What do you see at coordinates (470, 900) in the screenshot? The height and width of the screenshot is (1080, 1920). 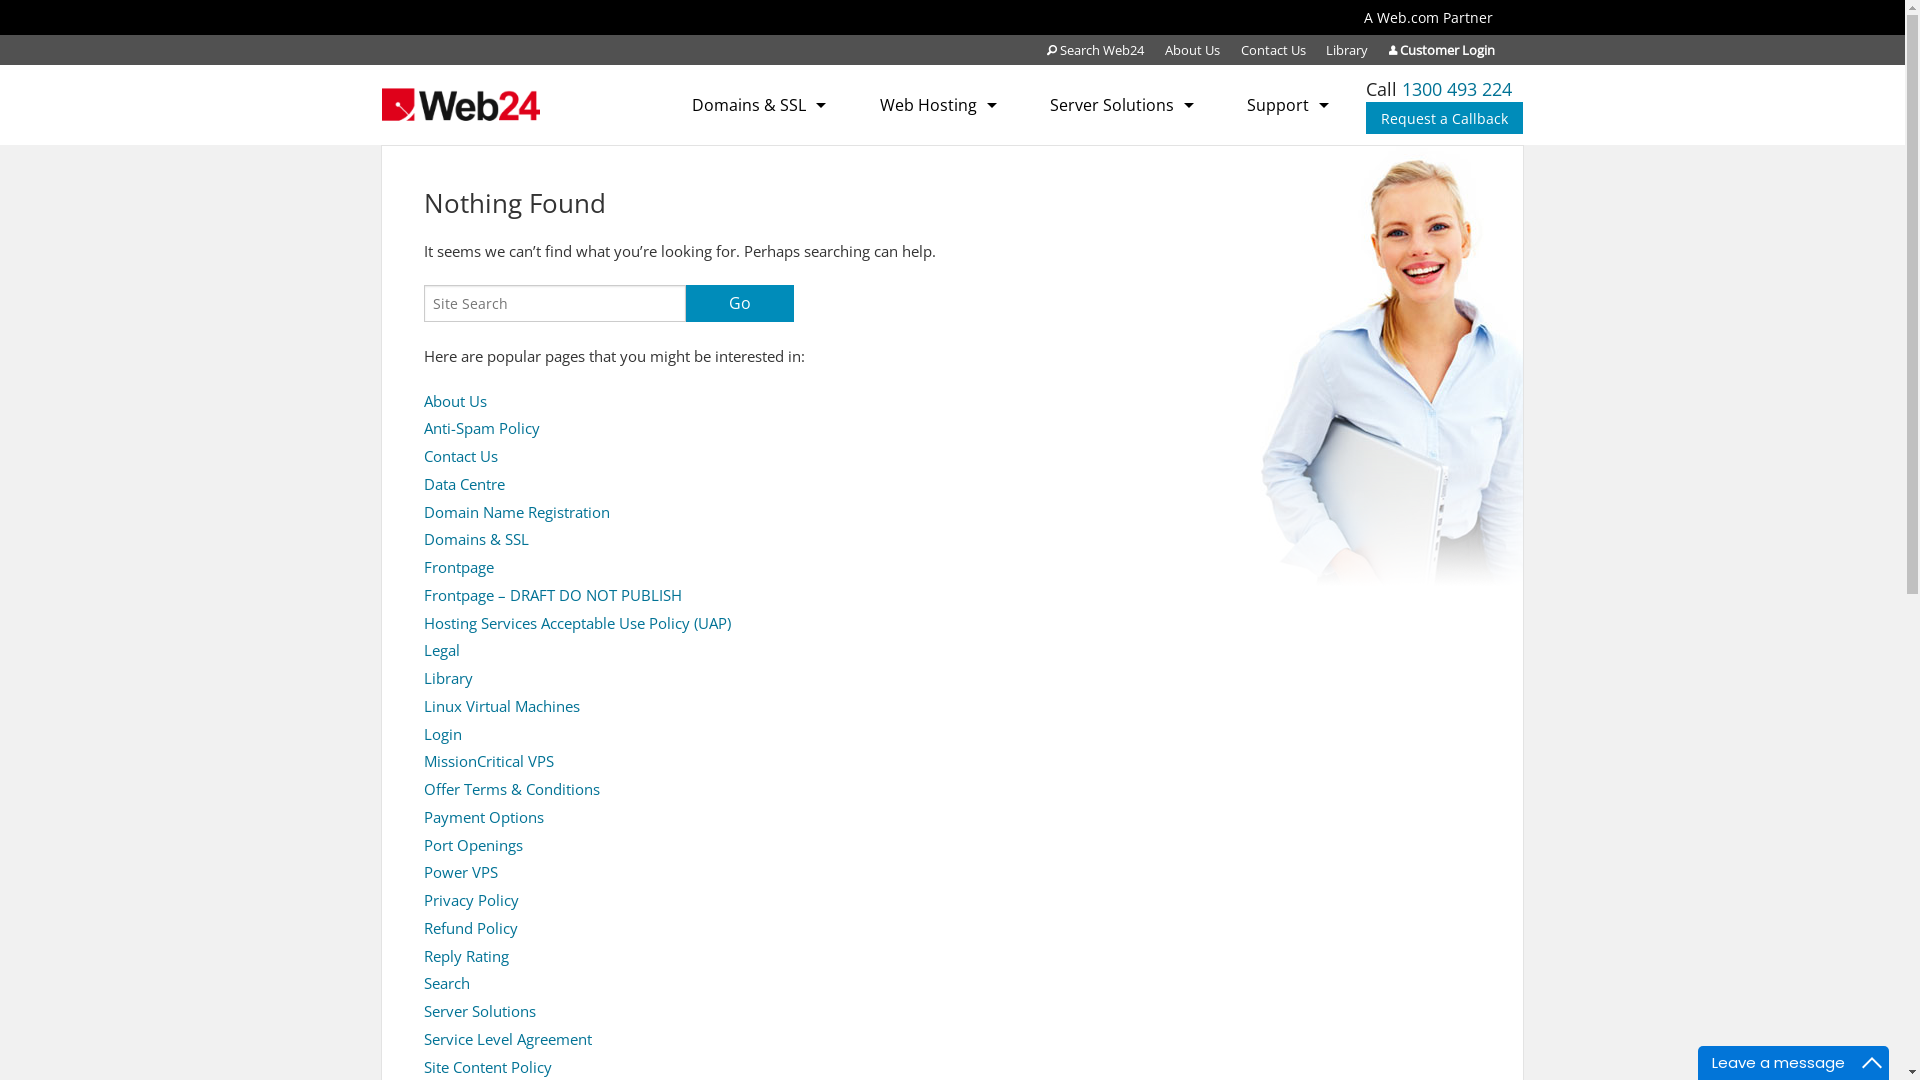 I see `'Privacy Policy'` at bounding box center [470, 900].